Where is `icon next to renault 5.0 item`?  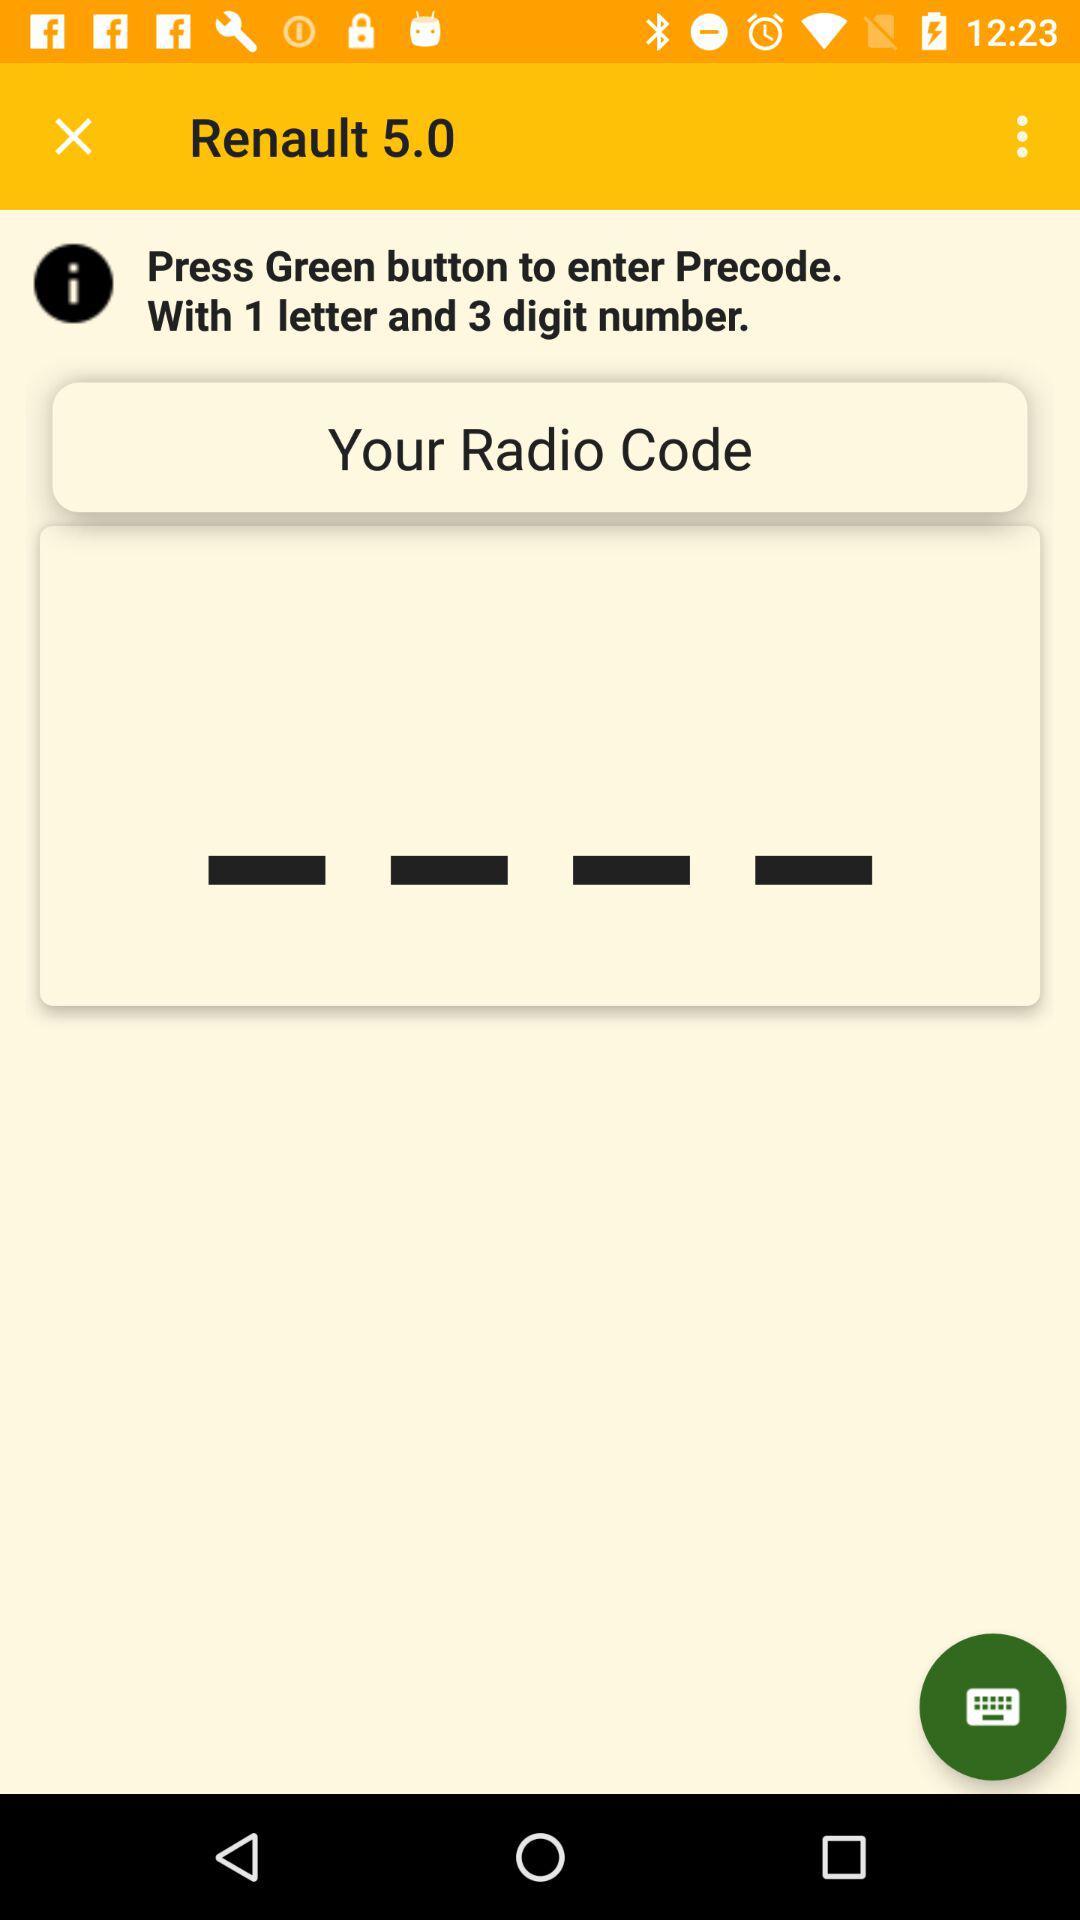 icon next to renault 5.0 item is located at coordinates (1027, 135).